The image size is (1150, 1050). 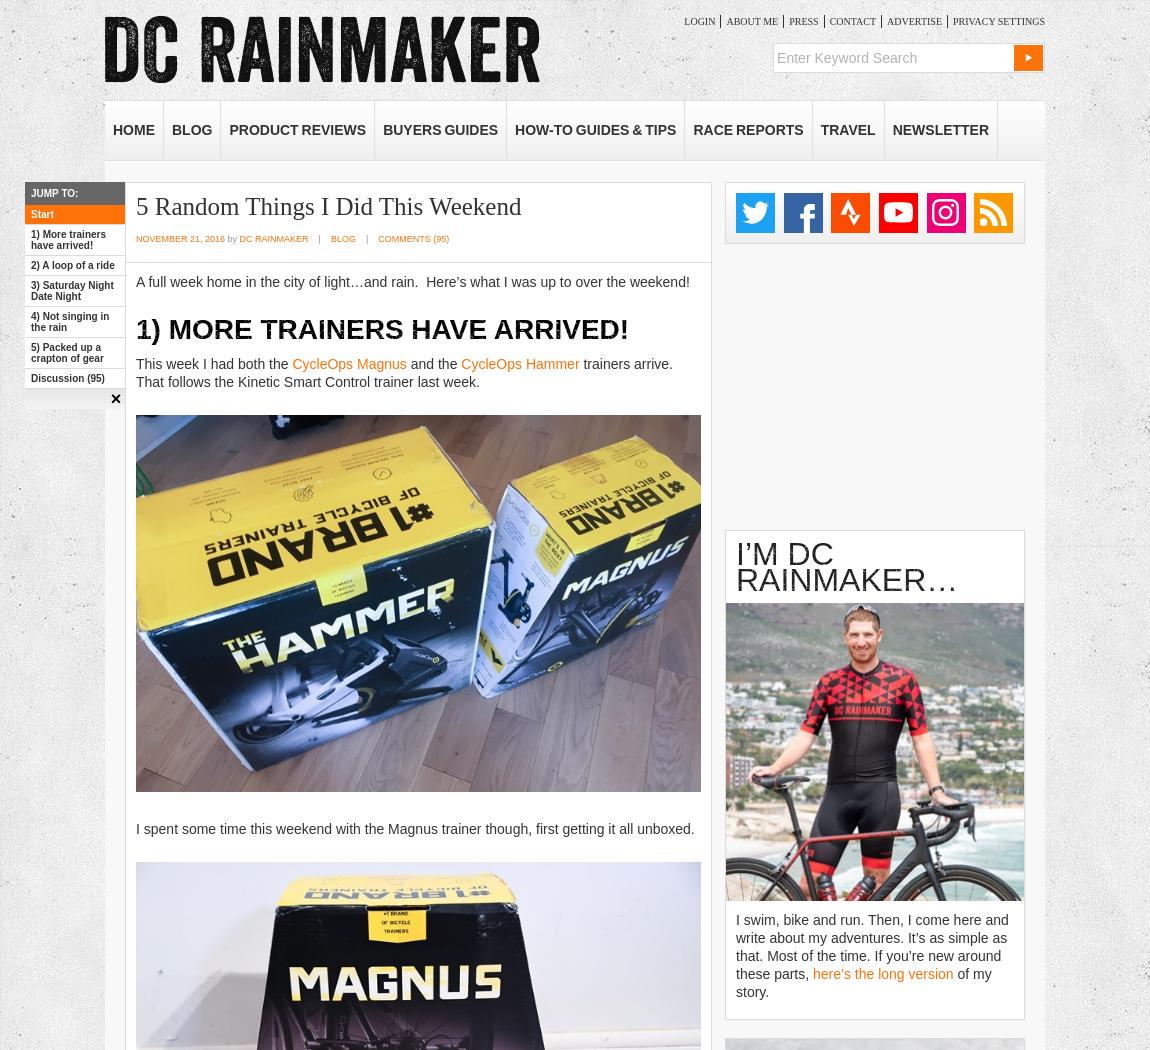 I want to click on '2) A loop of a ride', so click(x=30, y=264).